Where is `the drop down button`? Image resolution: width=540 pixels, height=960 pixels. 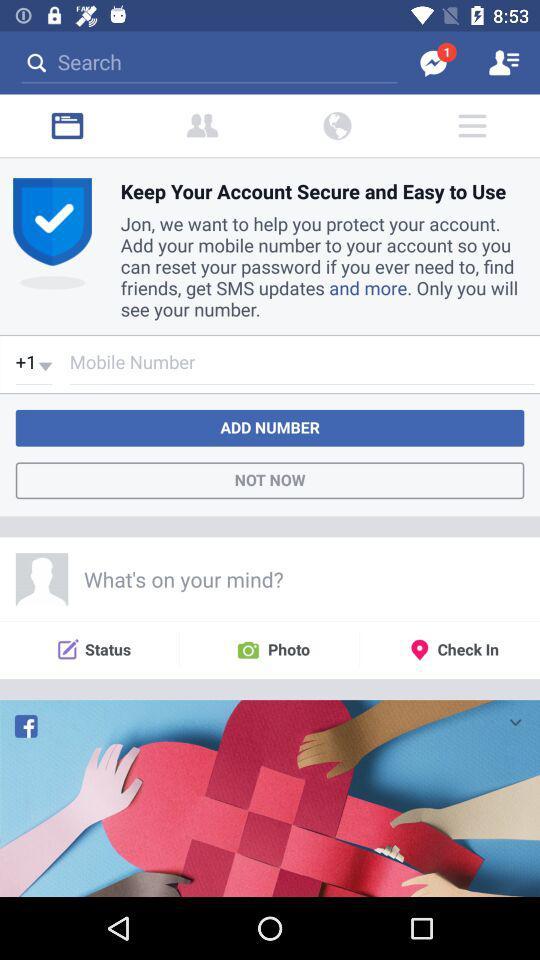
the drop down button is located at coordinates (514, 720).